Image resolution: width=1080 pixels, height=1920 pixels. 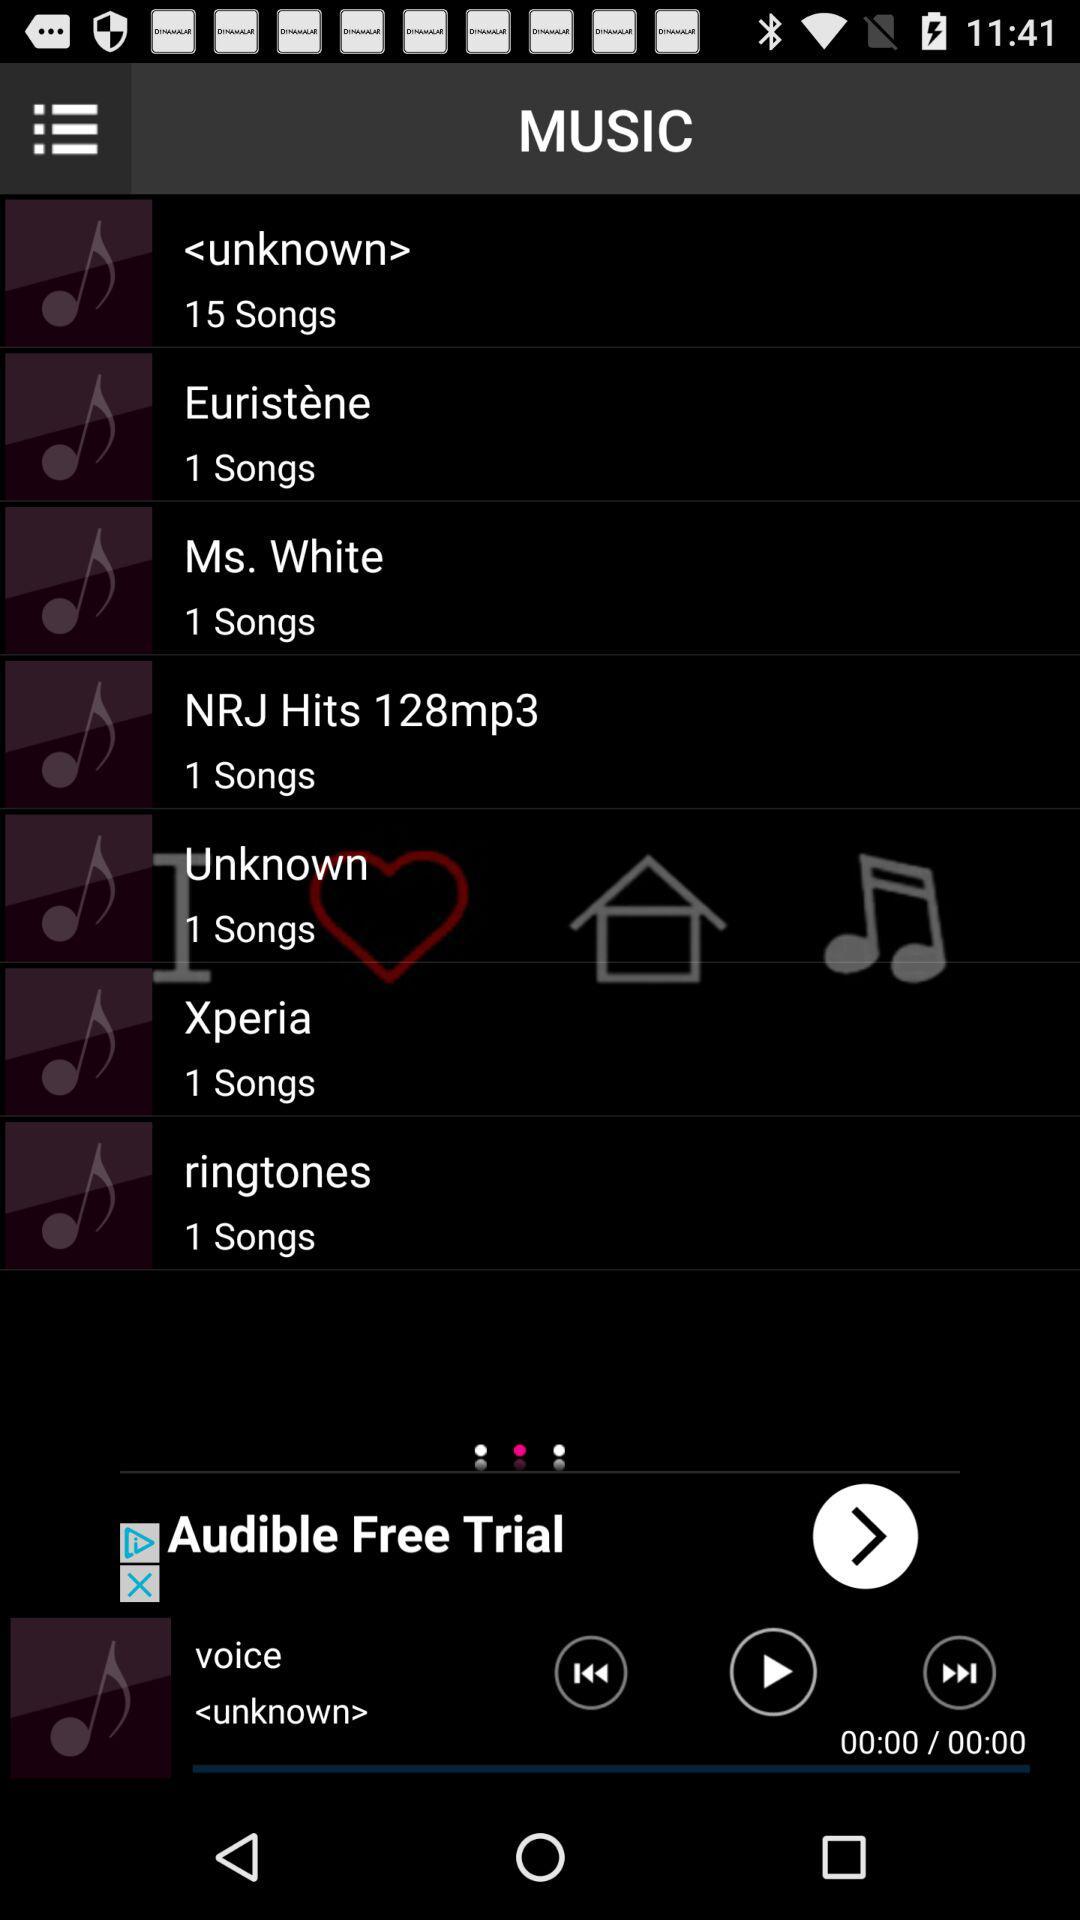 I want to click on advertisement page, so click(x=540, y=1535).